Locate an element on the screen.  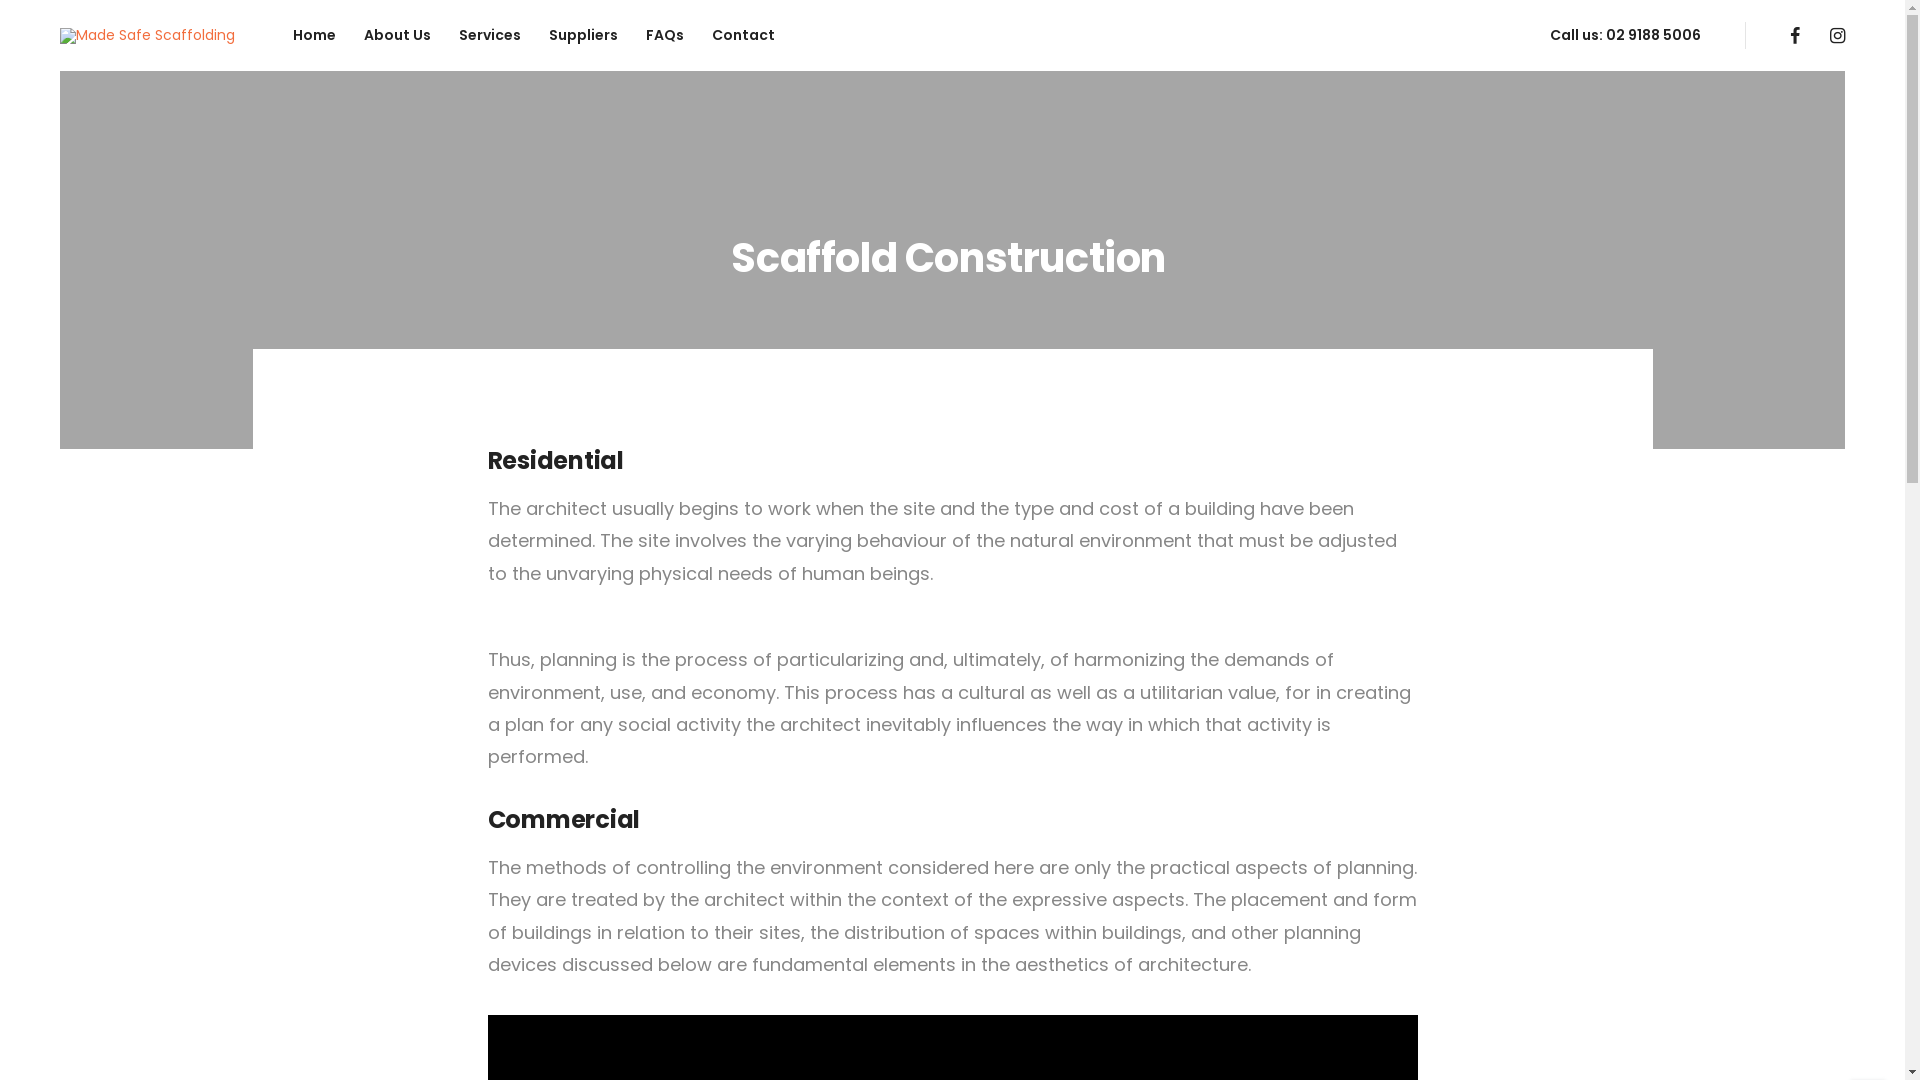
'Home' is located at coordinates (313, 35).